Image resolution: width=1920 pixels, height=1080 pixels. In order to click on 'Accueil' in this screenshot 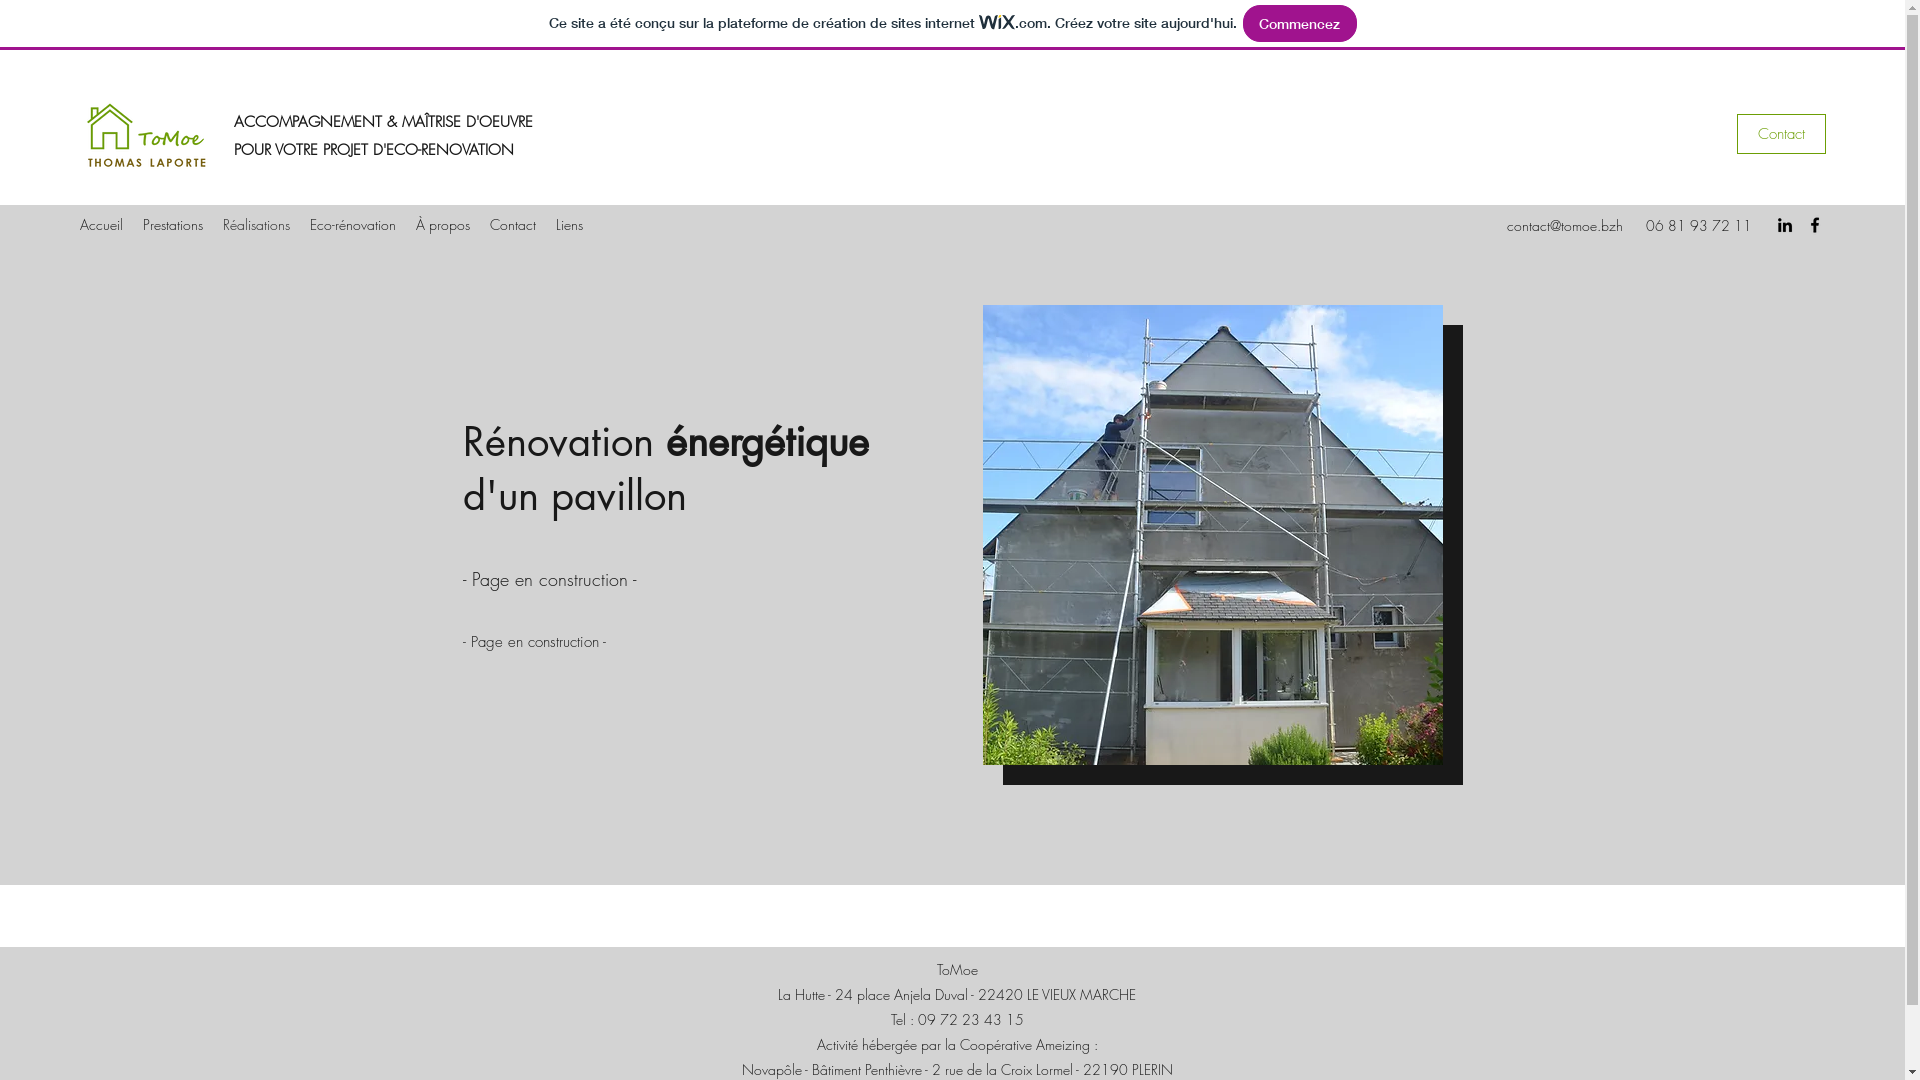, I will do `click(100, 224)`.